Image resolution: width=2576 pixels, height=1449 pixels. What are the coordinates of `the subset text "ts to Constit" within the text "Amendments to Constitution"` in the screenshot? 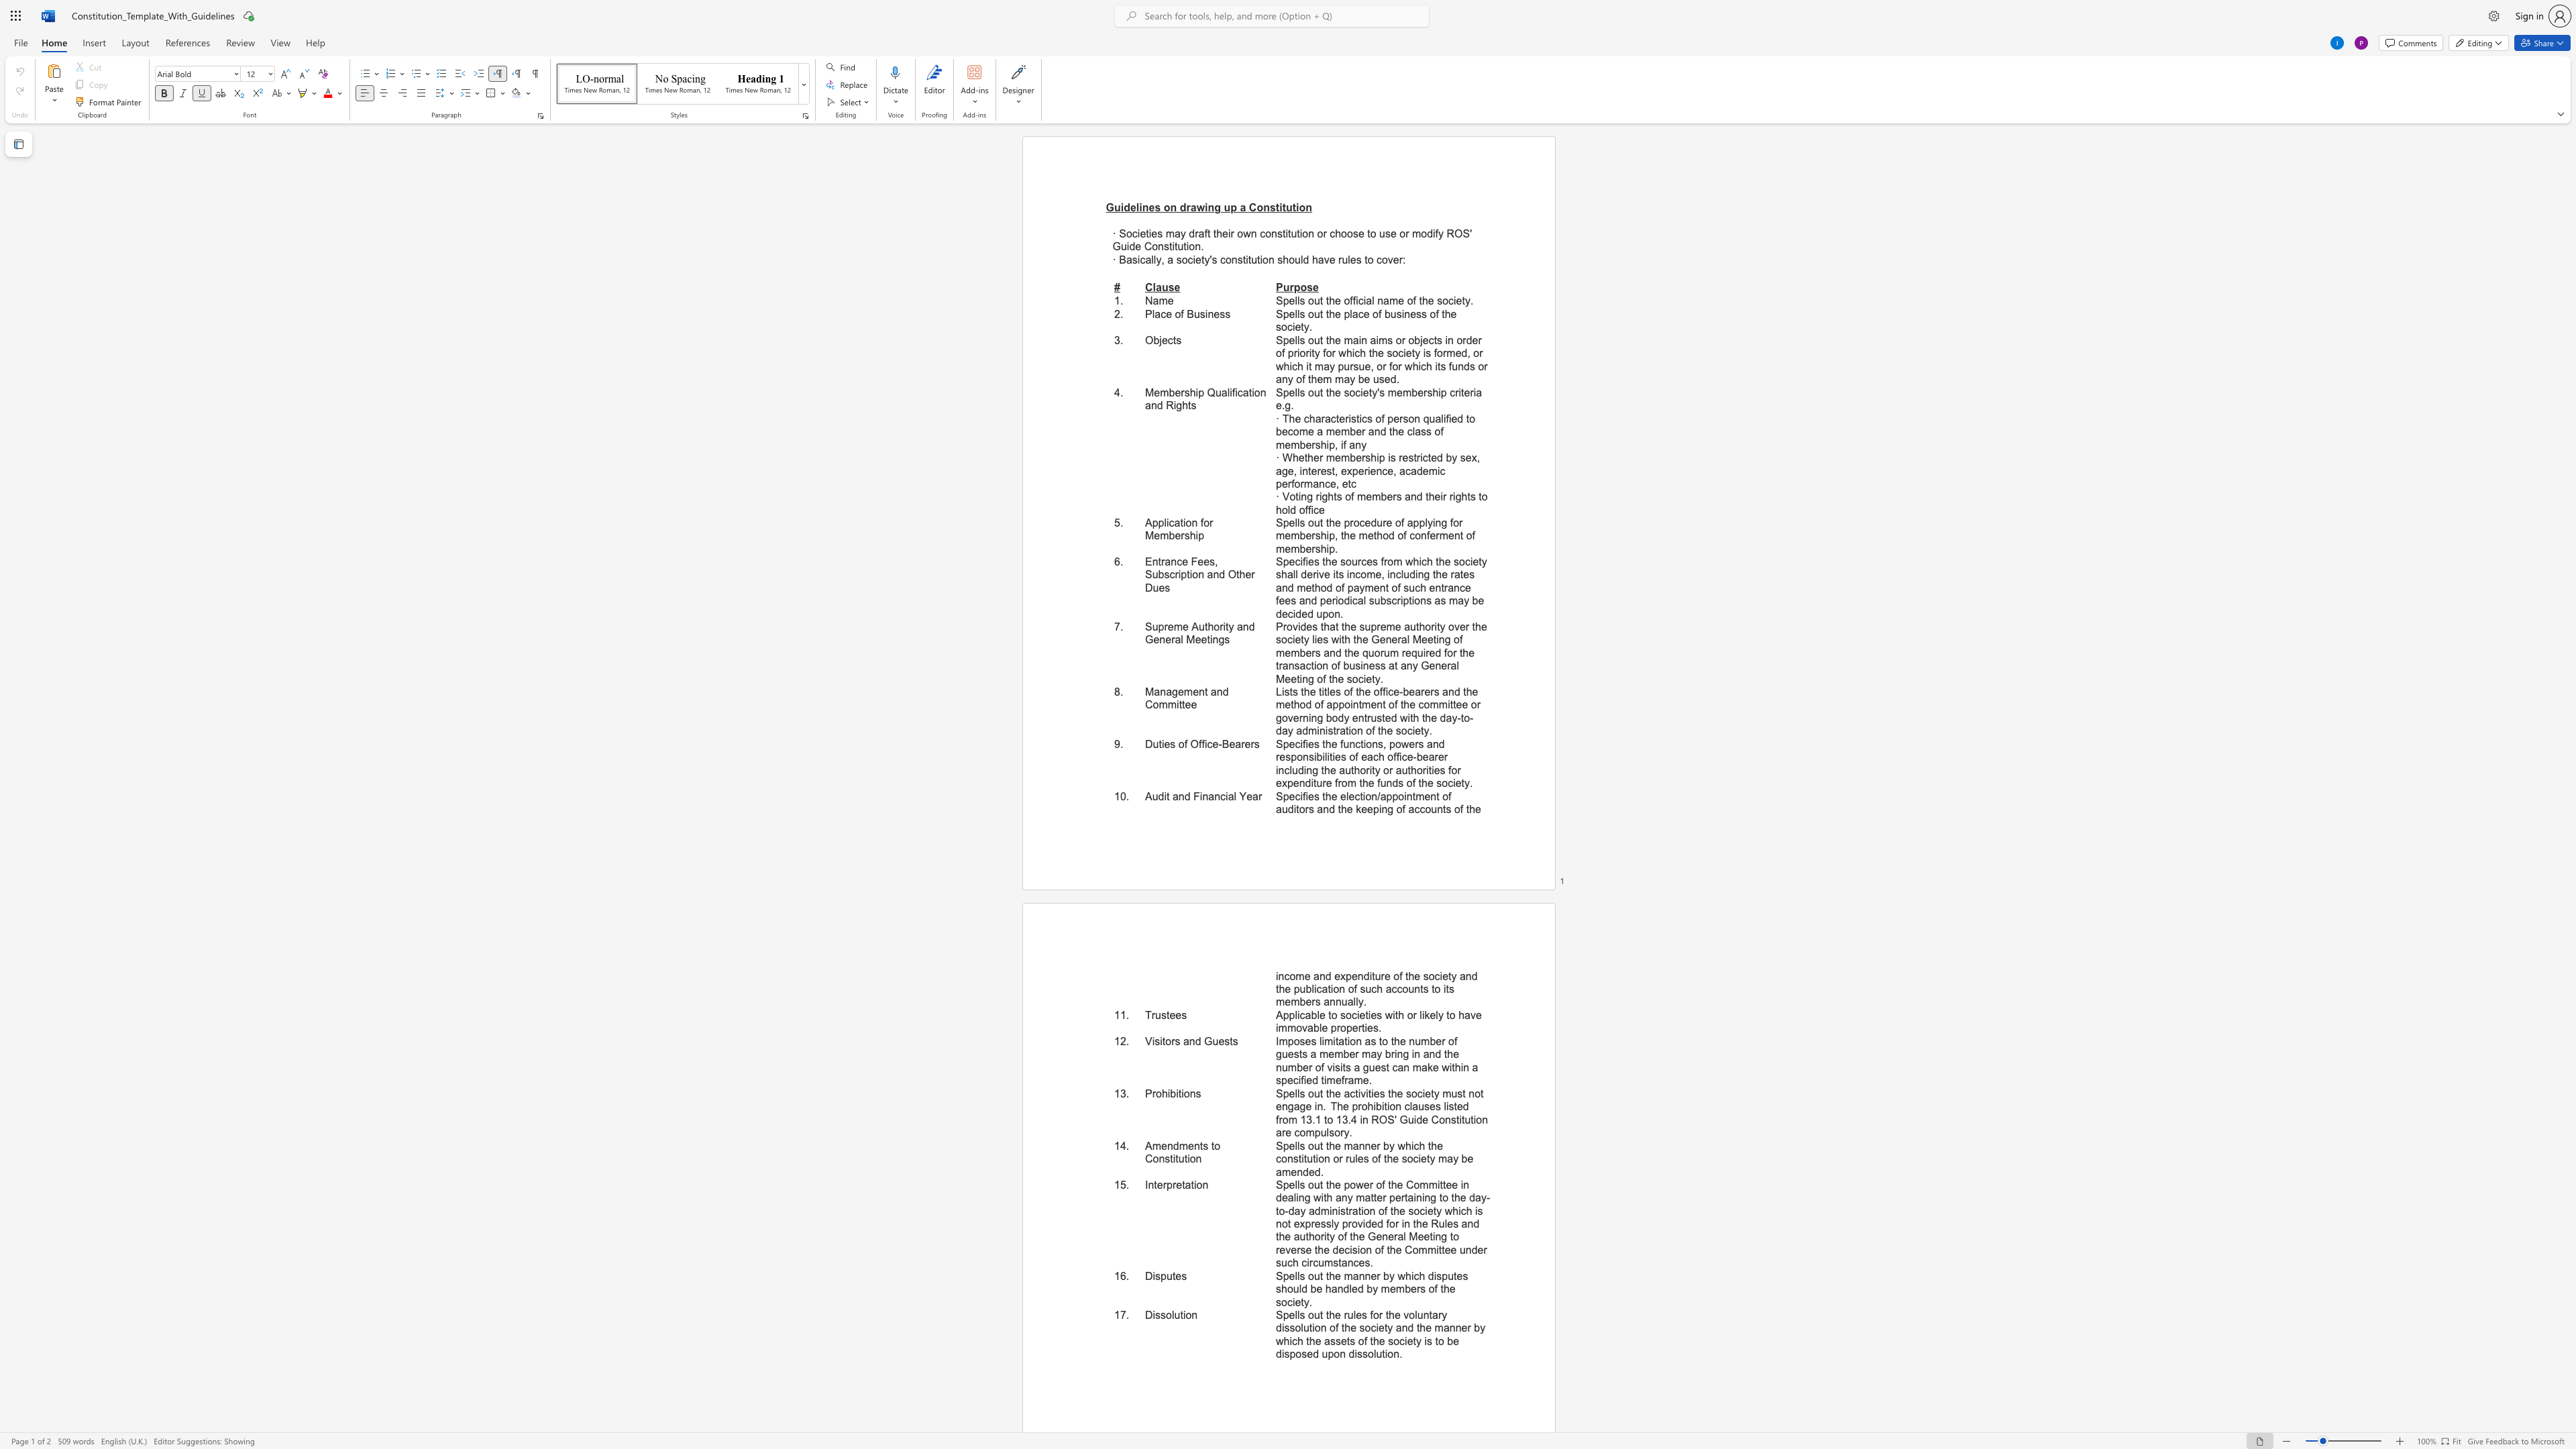 It's located at (1199, 1145).